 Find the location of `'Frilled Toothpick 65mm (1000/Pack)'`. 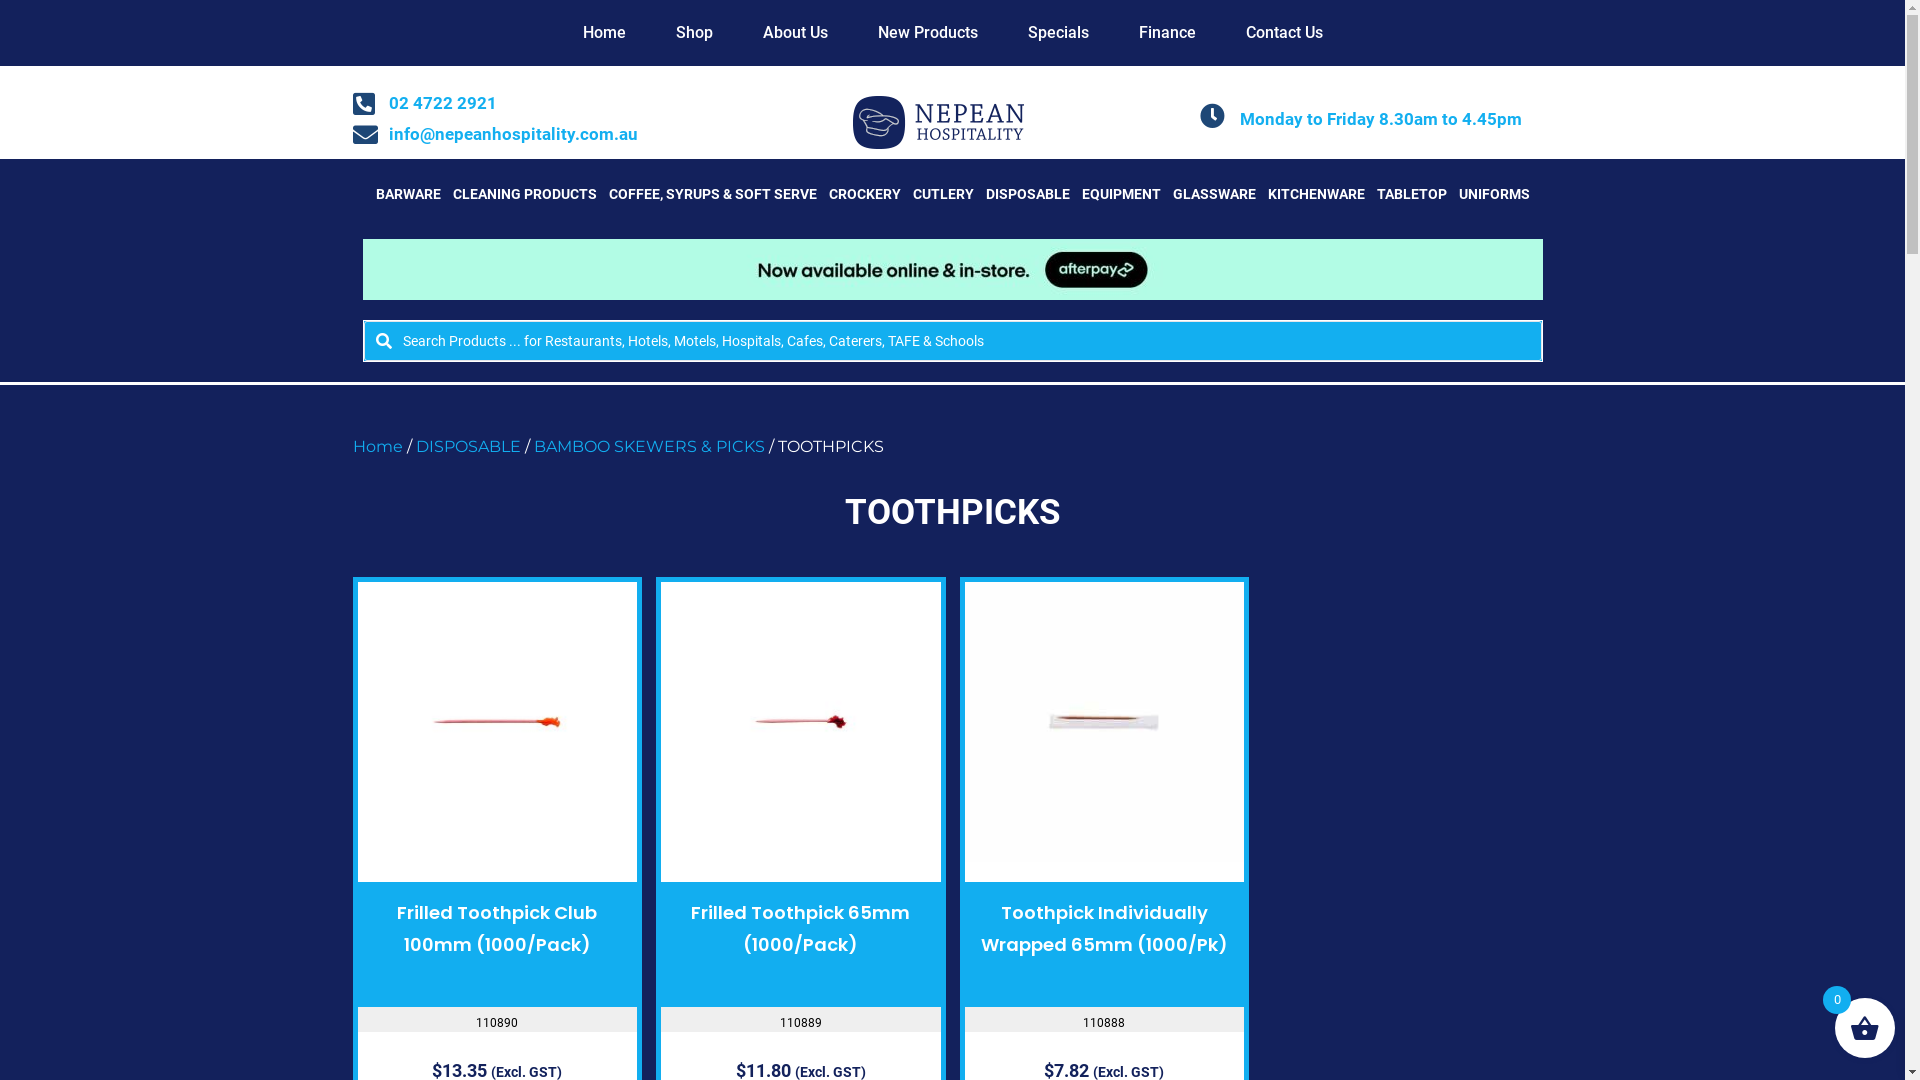

'Frilled Toothpick 65mm (1000/Pack)' is located at coordinates (800, 928).